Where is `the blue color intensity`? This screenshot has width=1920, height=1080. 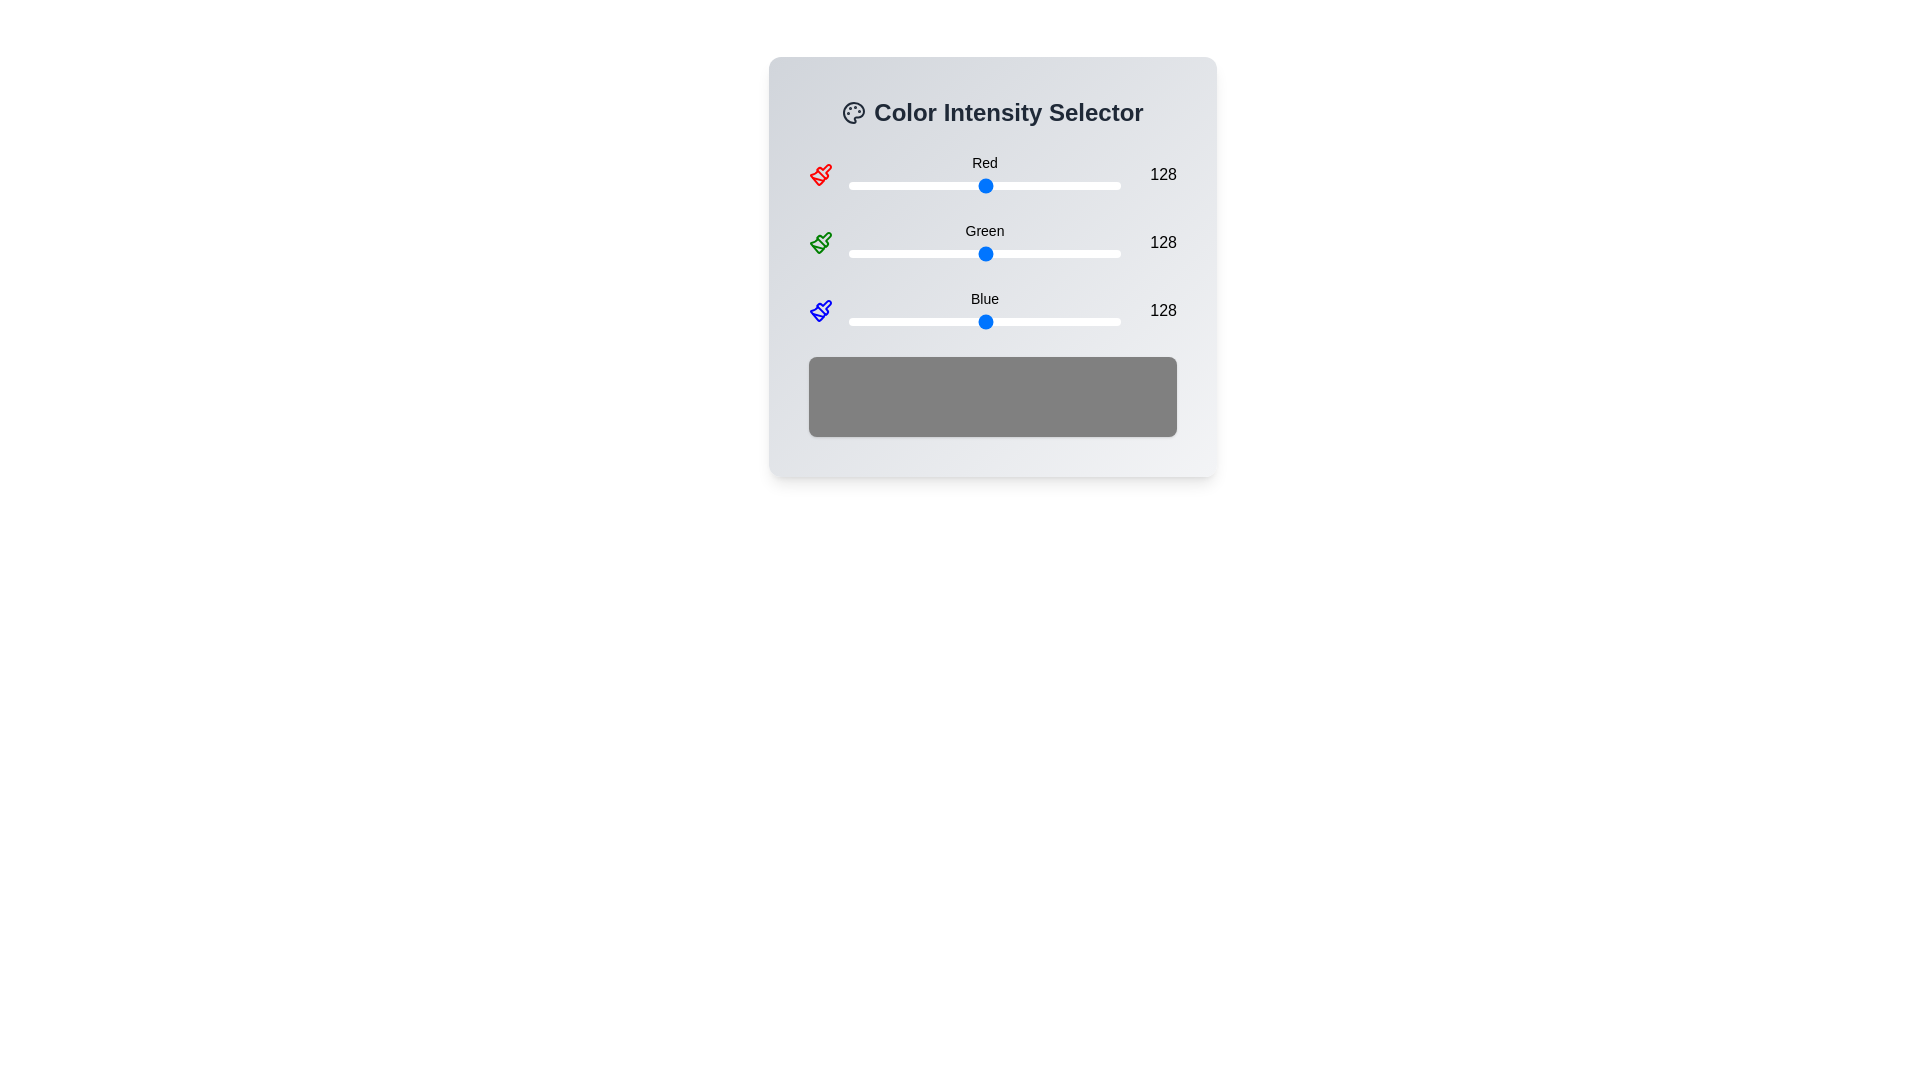 the blue color intensity is located at coordinates (1029, 320).